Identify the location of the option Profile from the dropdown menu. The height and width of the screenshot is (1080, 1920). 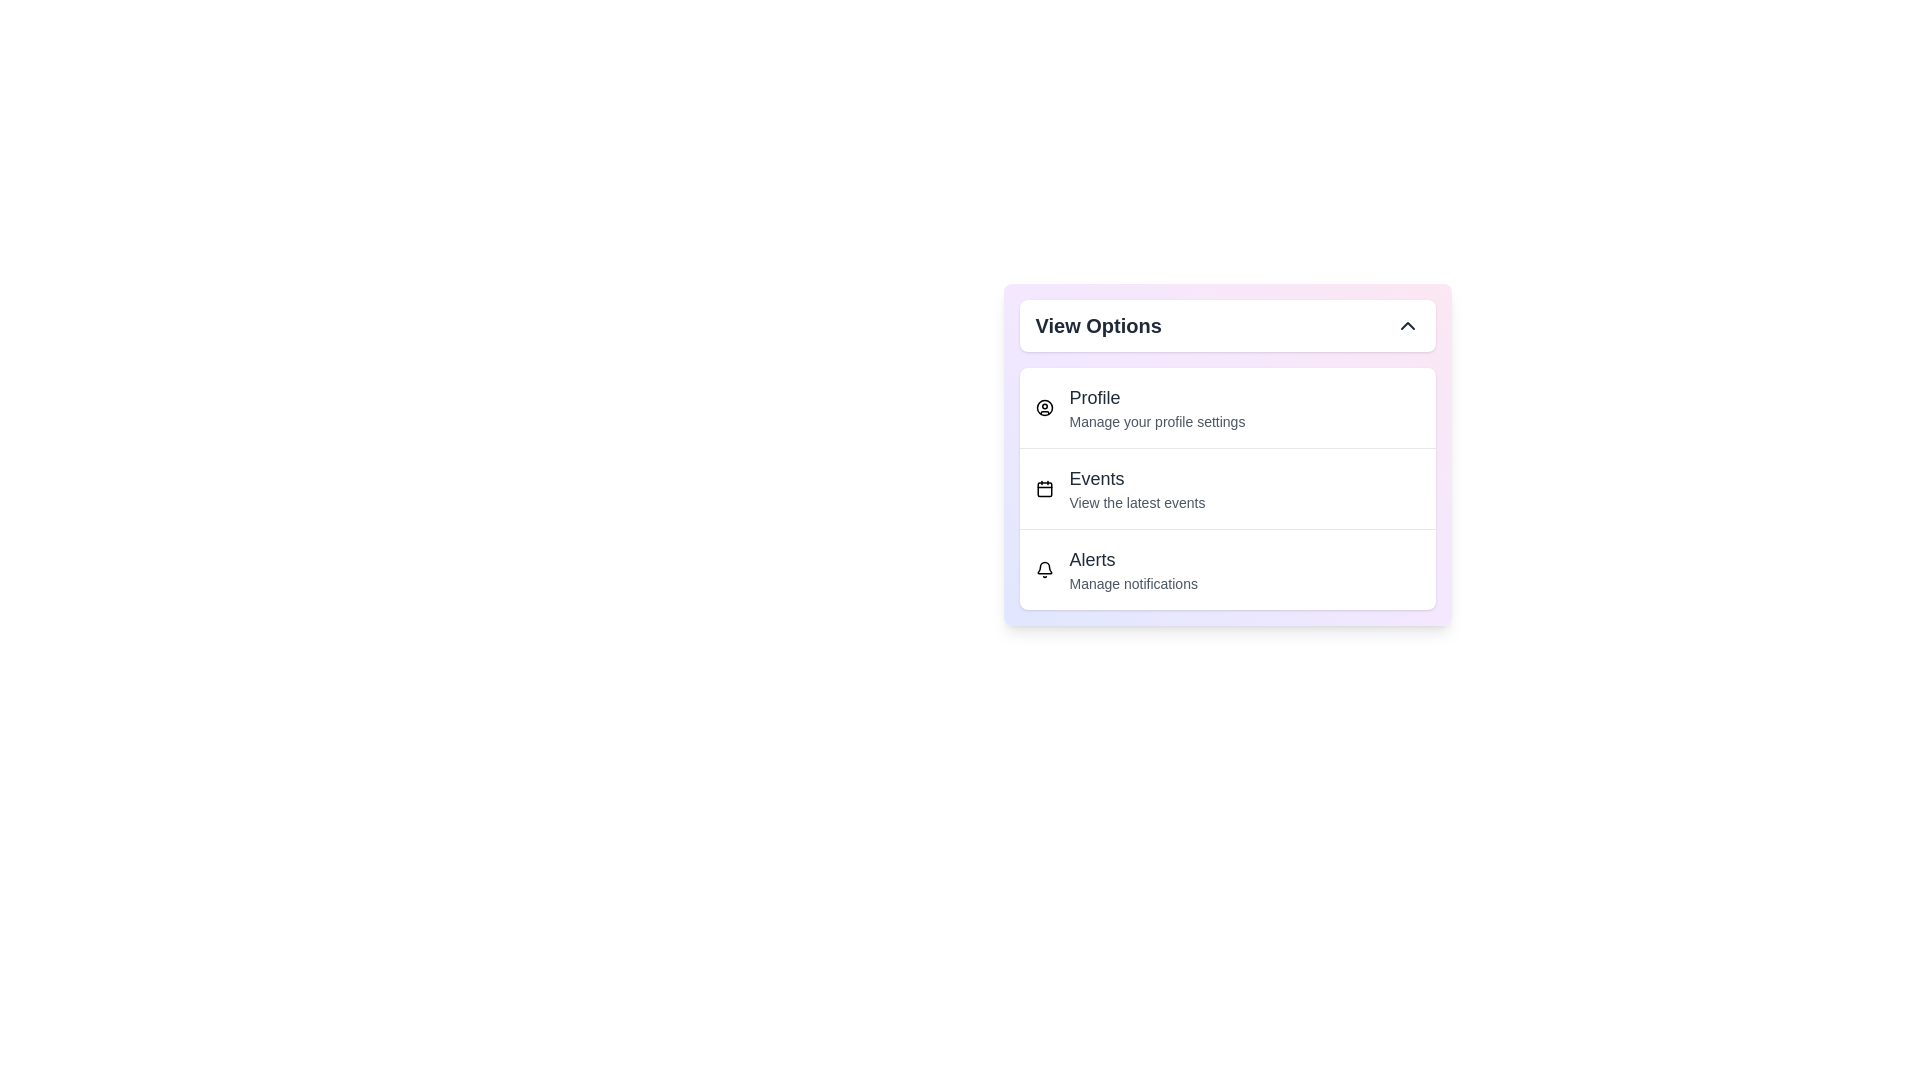
(1226, 407).